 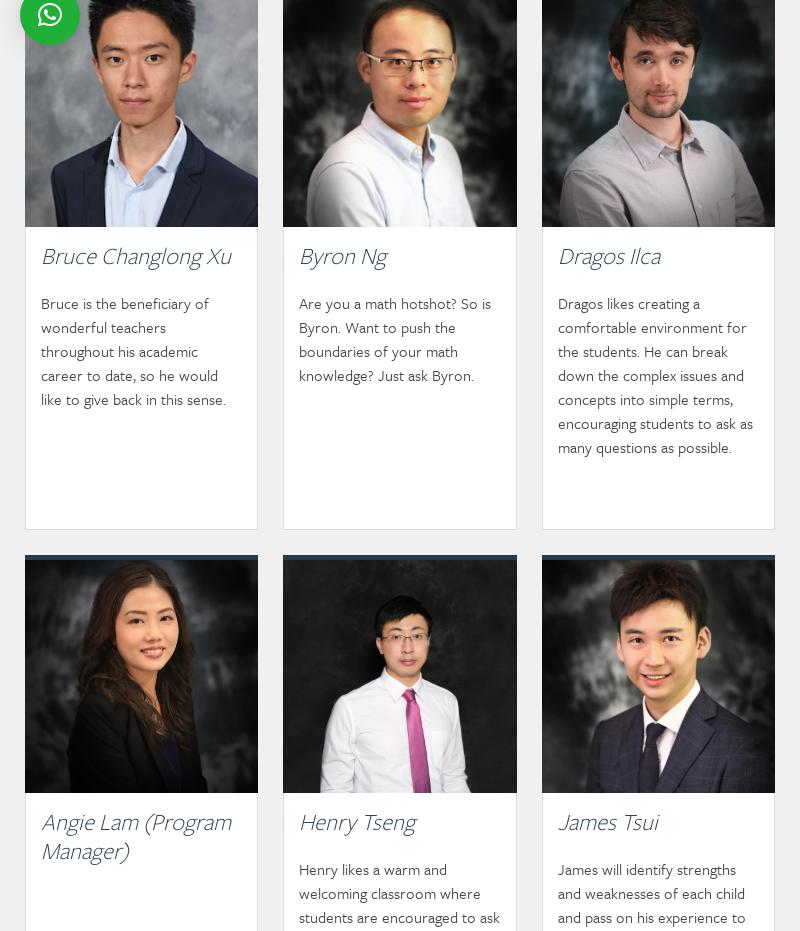 I want to click on 'Are you a math hotshot? 
So is Byron.

Want to push the boundaries of your math knowledge?
Just ask Byron.', so click(x=299, y=338).